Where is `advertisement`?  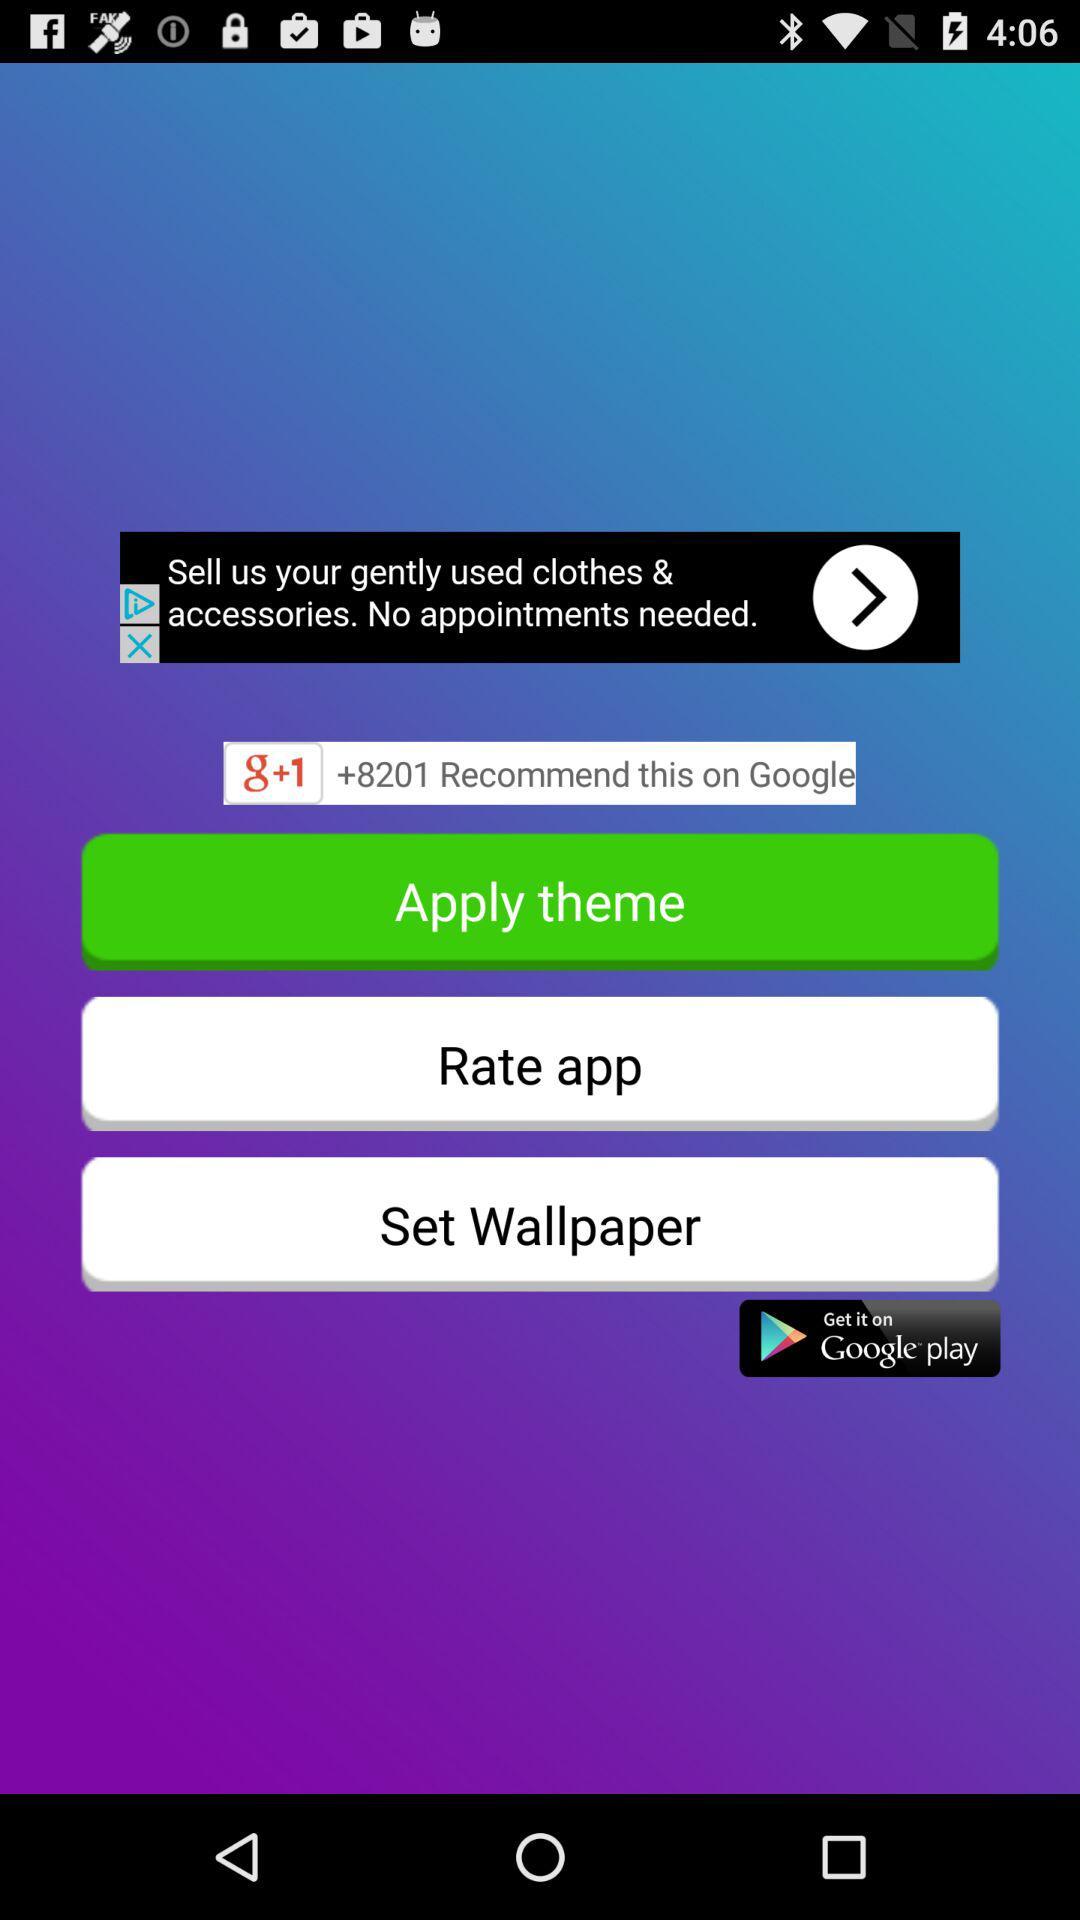
advertisement is located at coordinates (540, 596).